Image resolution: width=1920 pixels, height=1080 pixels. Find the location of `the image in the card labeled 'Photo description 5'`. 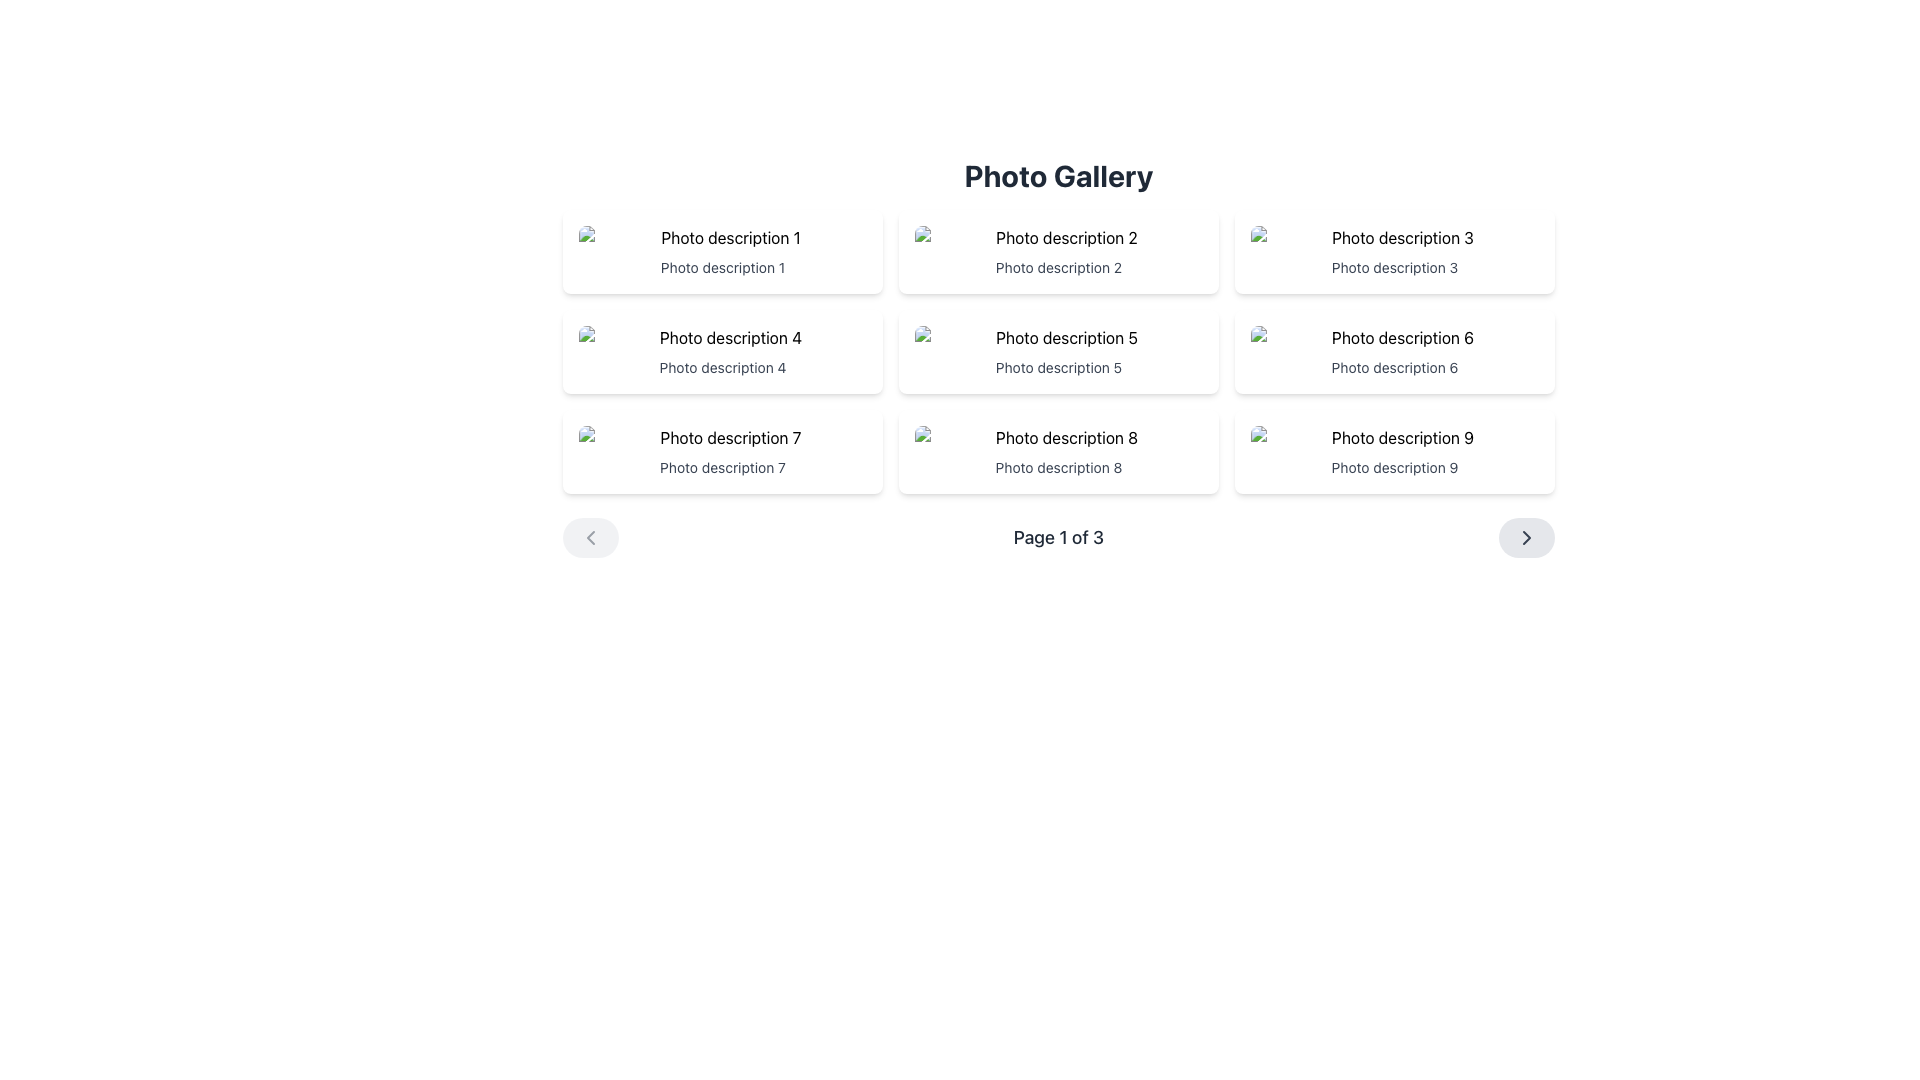

the image in the card labeled 'Photo description 5' is located at coordinates (1058, 337).